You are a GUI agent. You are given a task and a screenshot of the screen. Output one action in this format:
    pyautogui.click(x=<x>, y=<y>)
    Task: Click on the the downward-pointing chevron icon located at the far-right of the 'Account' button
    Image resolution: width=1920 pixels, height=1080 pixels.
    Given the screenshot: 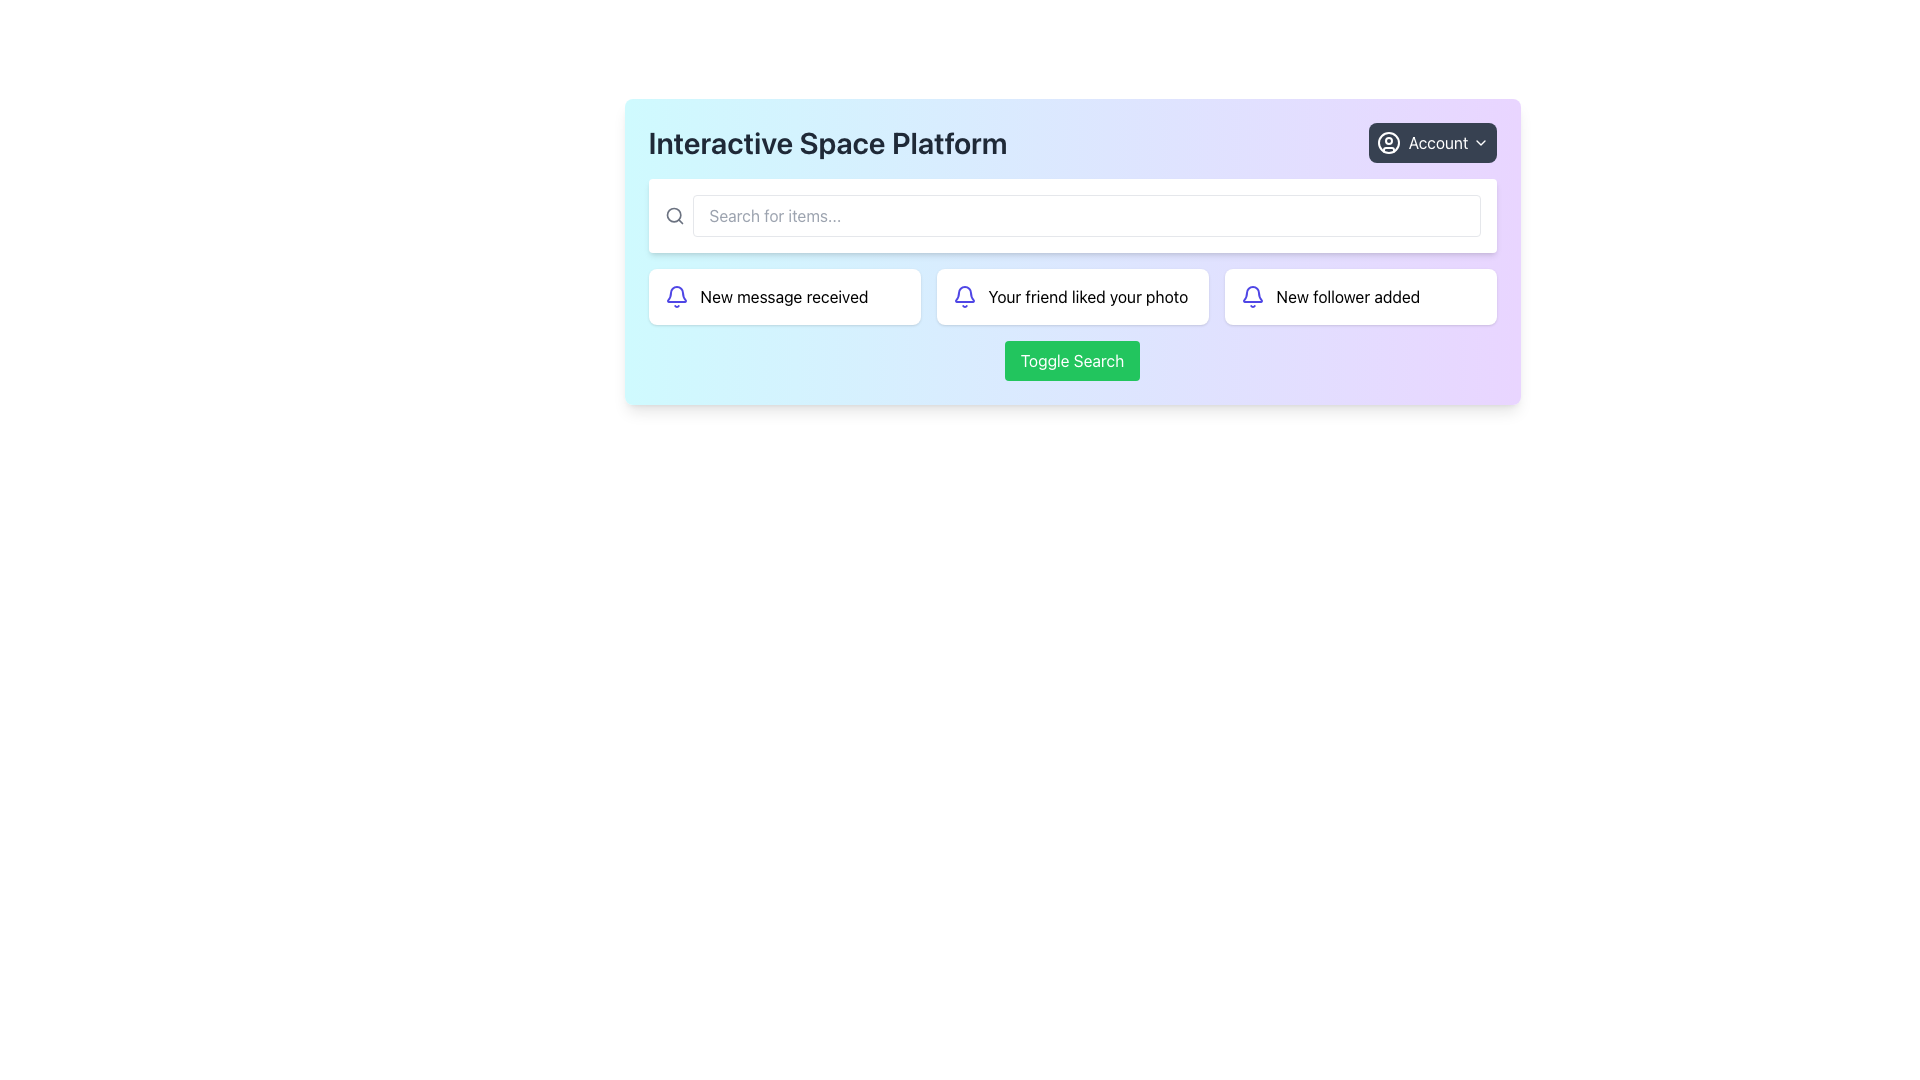 What is the action you would take?
    pyautogui.click(x=1480, y=141)
    